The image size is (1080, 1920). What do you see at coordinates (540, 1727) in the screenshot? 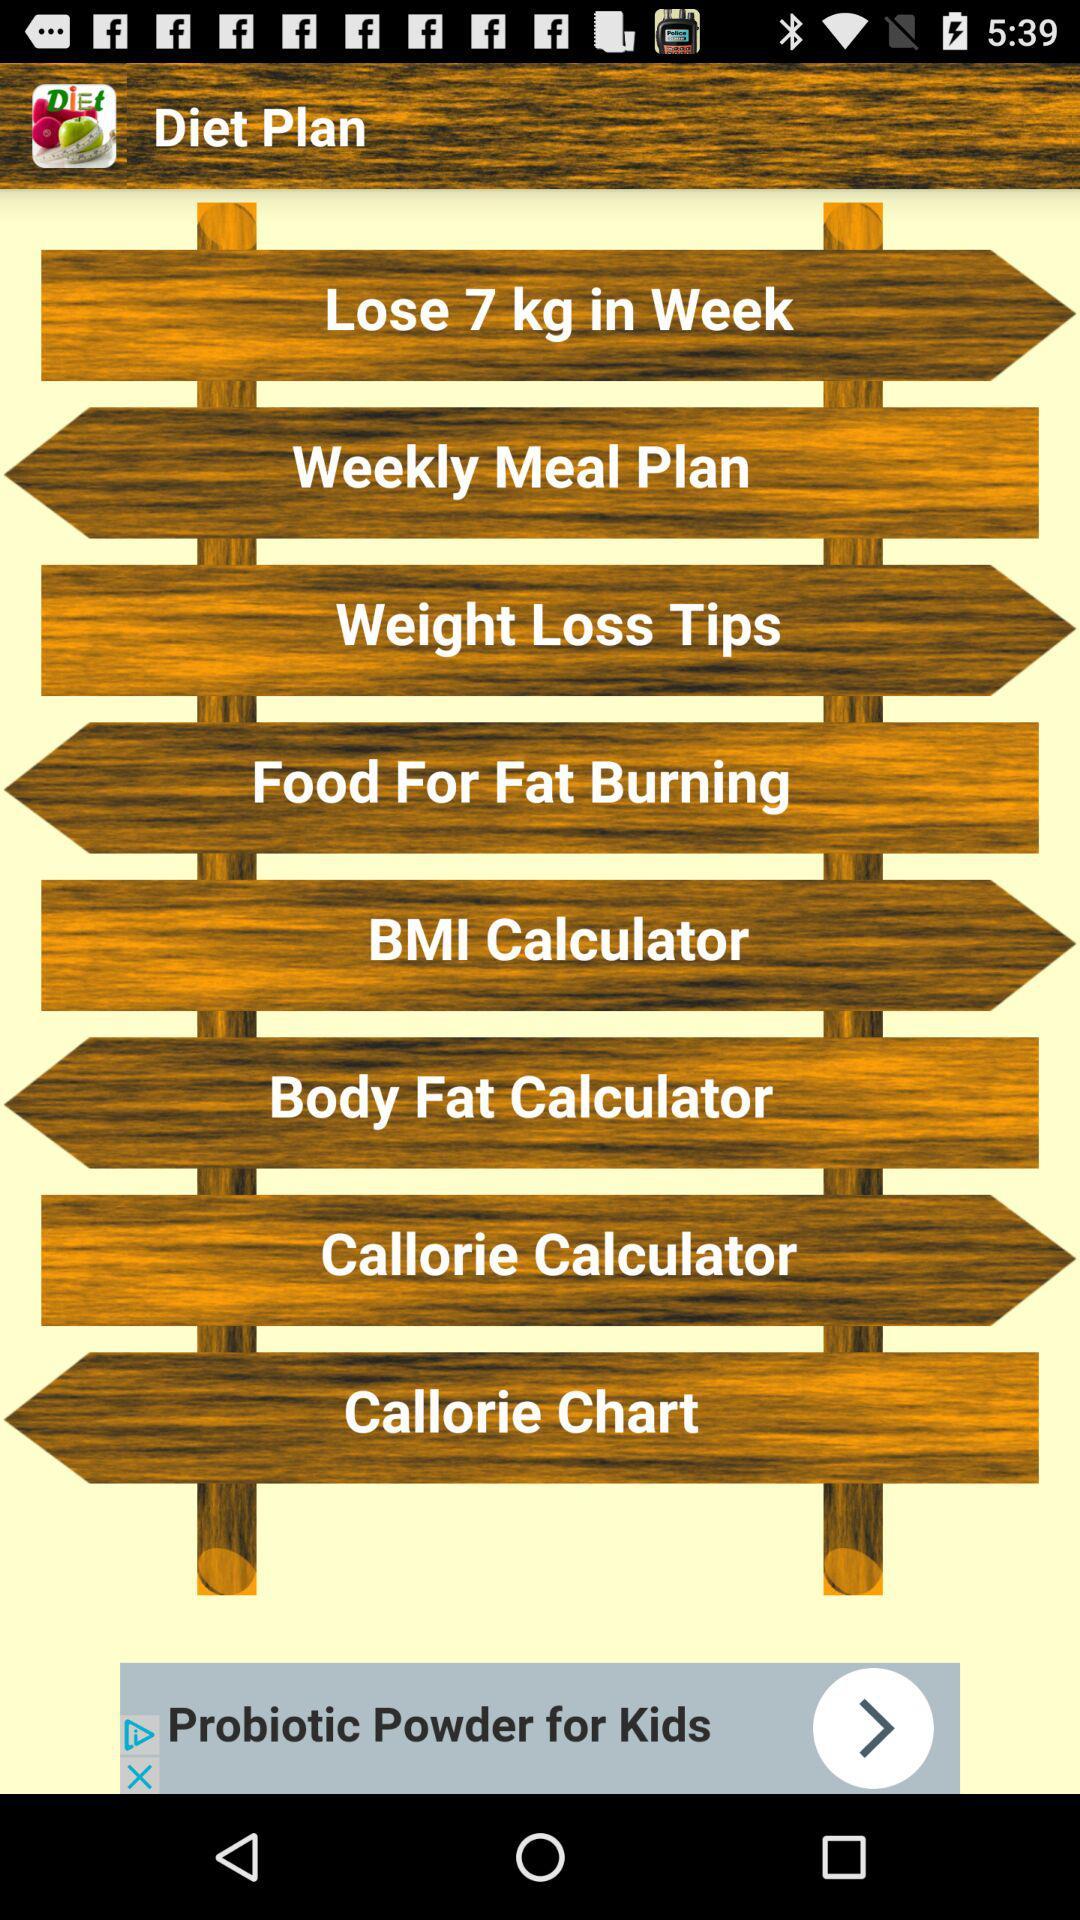
I see `advertisement page` at bounding box center [540, 1727].